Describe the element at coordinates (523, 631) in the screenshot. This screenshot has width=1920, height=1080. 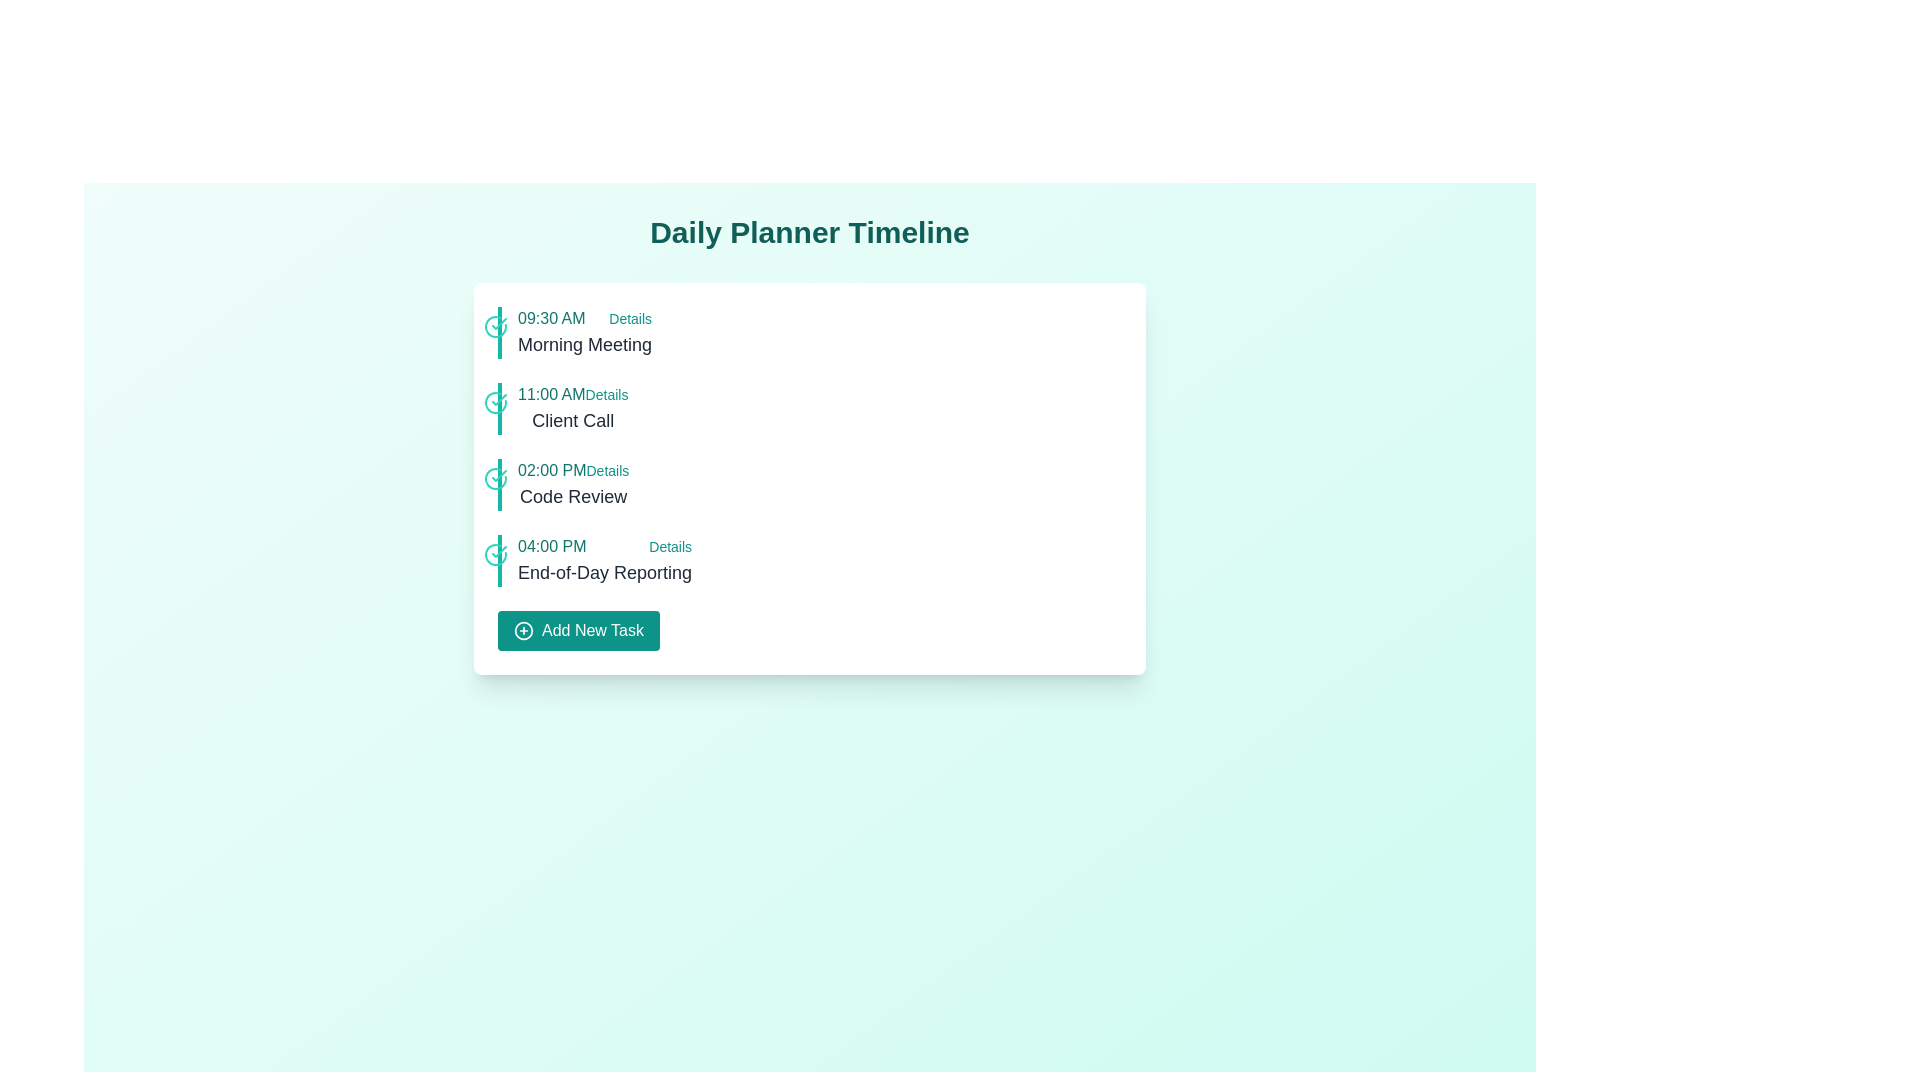
I see `the add new task icon located on the left side of the text 'Add New Task' in the daily planner interface` at that location.